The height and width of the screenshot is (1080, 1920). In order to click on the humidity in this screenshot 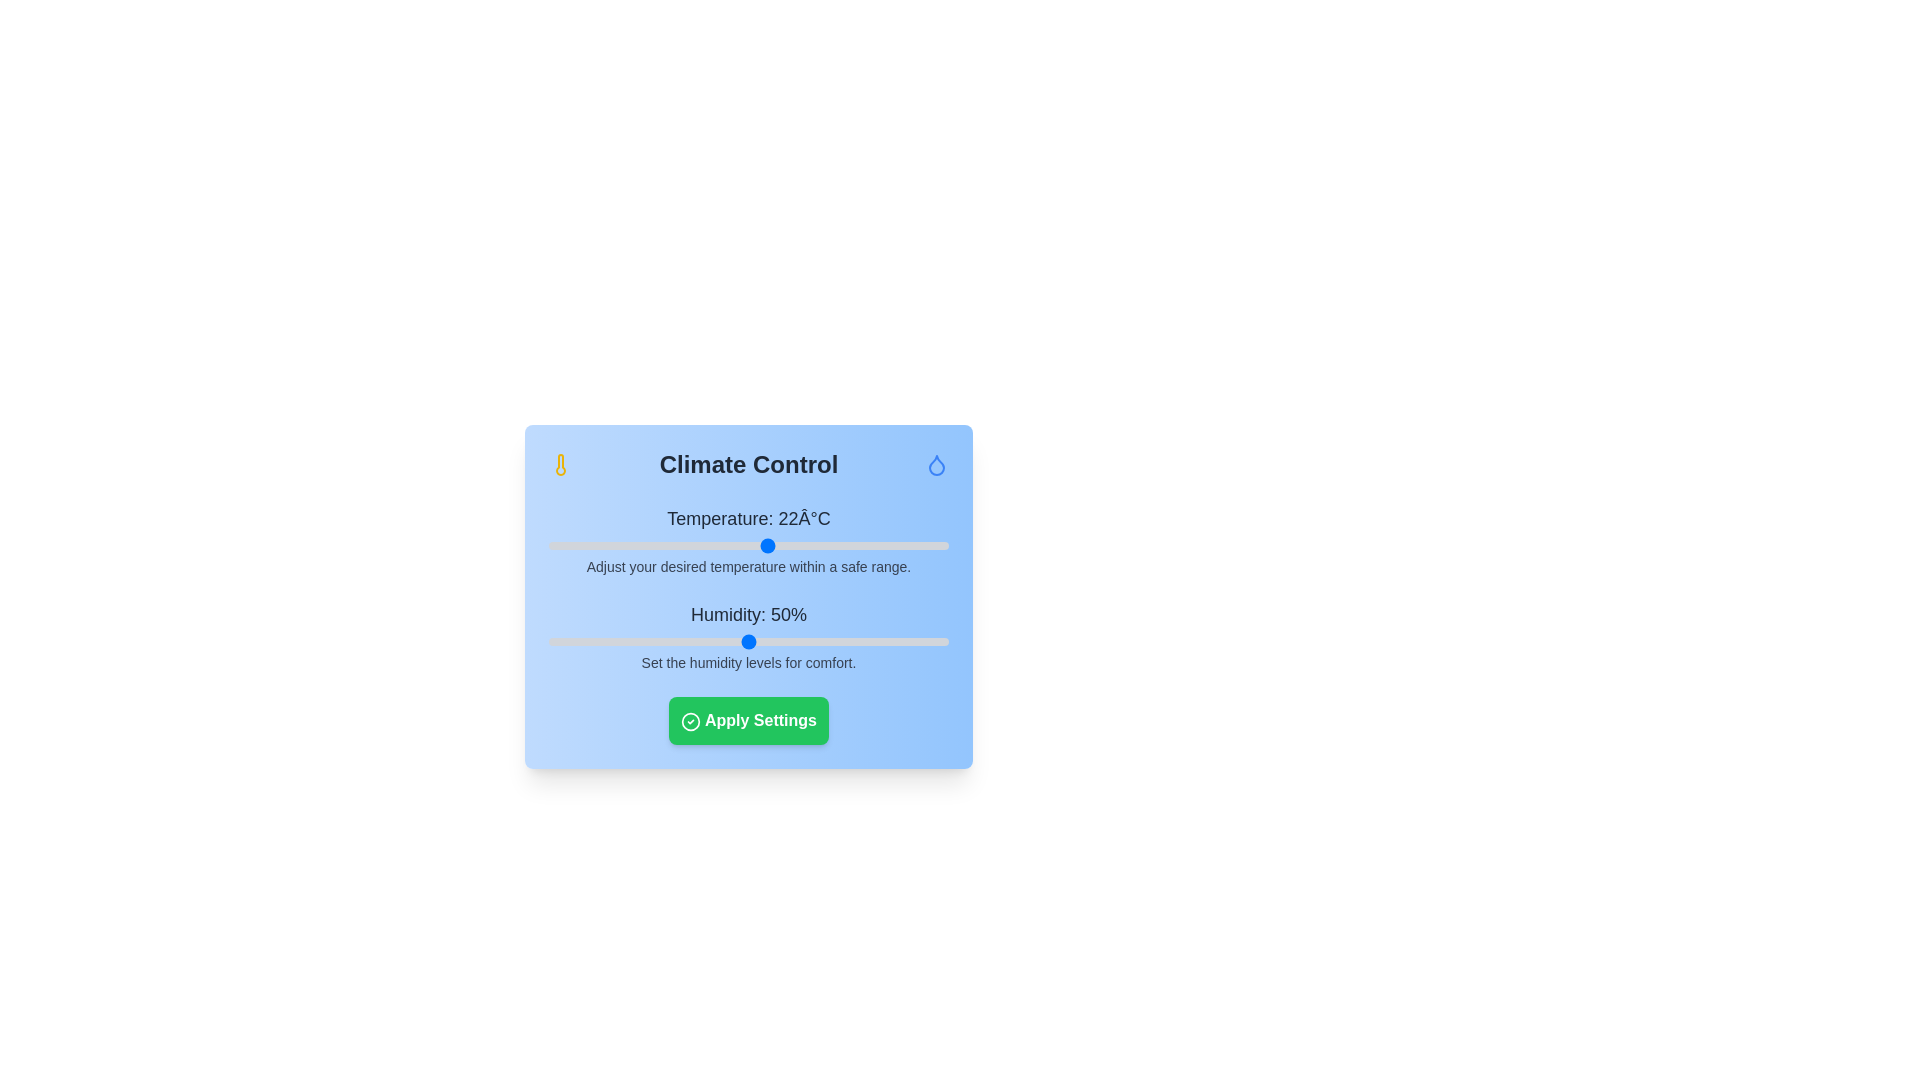, I will do `click(652, 641)`.